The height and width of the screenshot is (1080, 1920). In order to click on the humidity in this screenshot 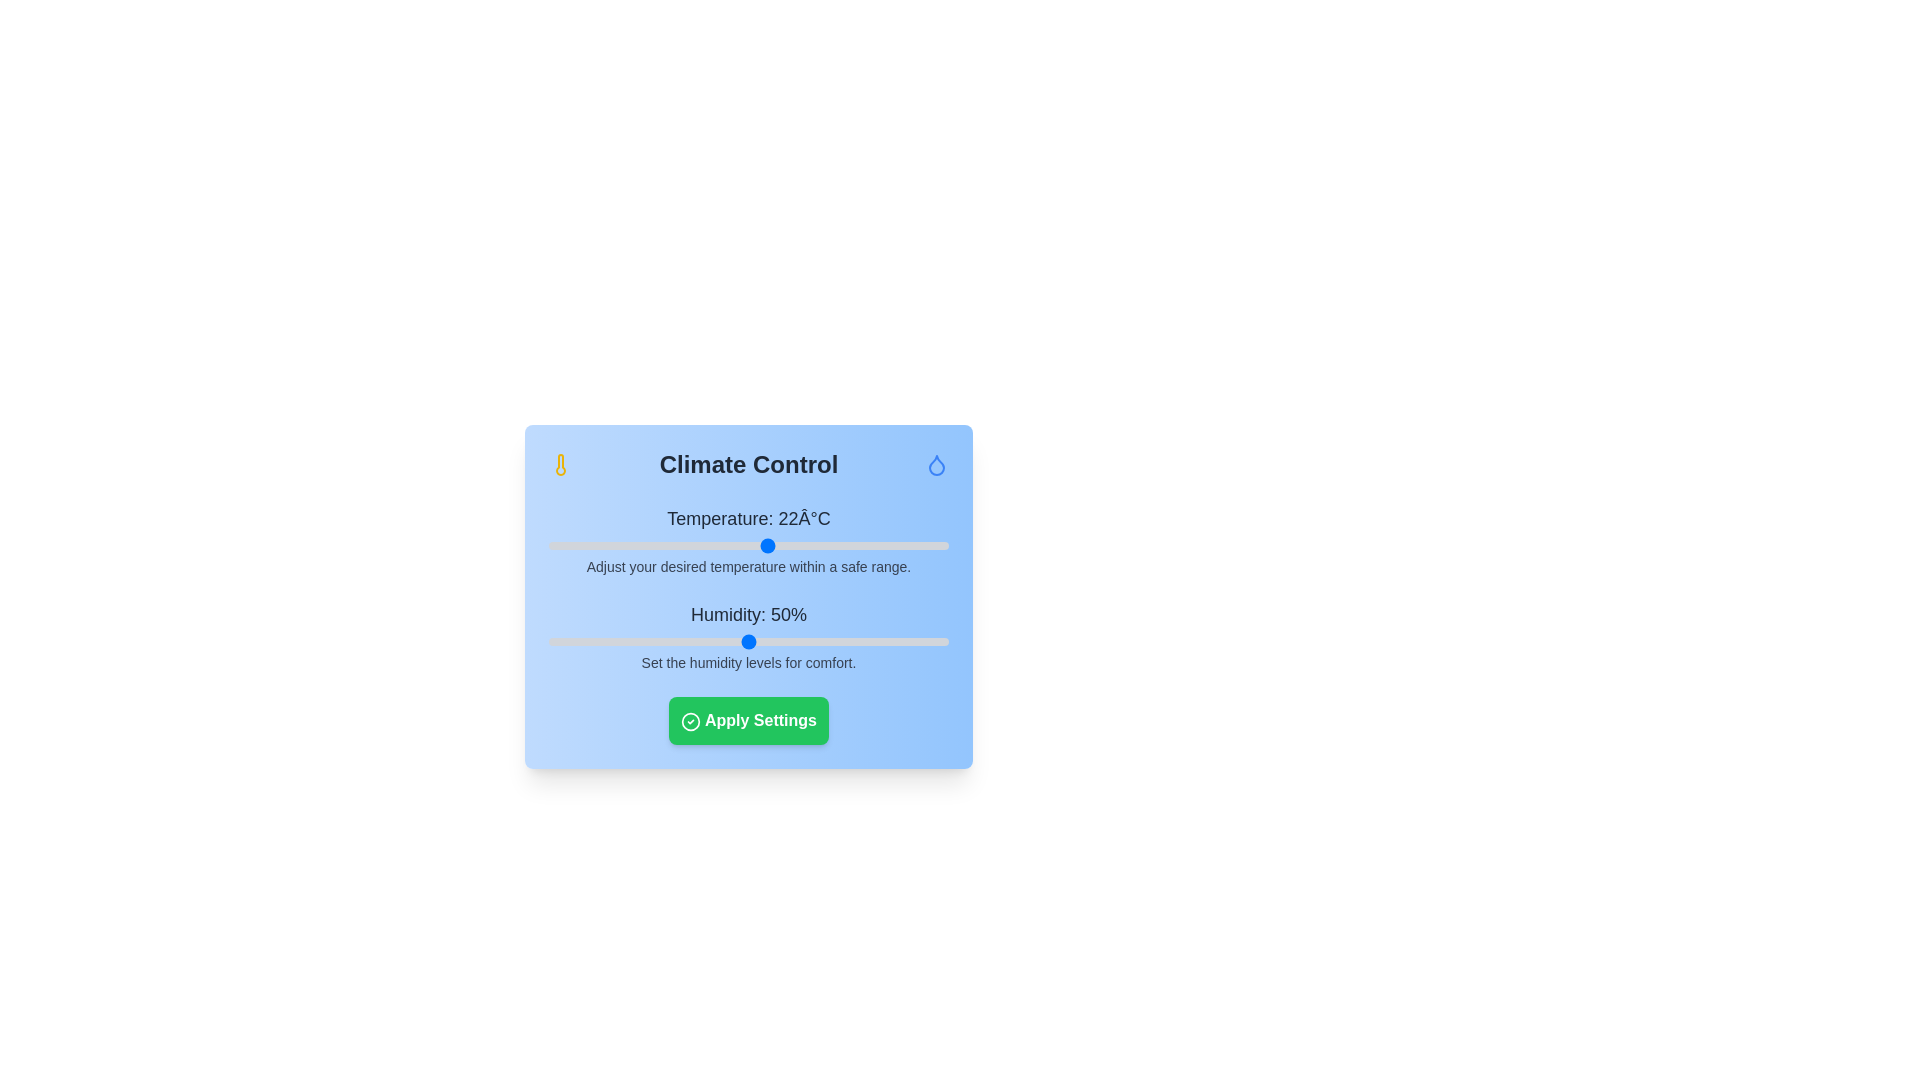, I will do `click(652, 641)`.